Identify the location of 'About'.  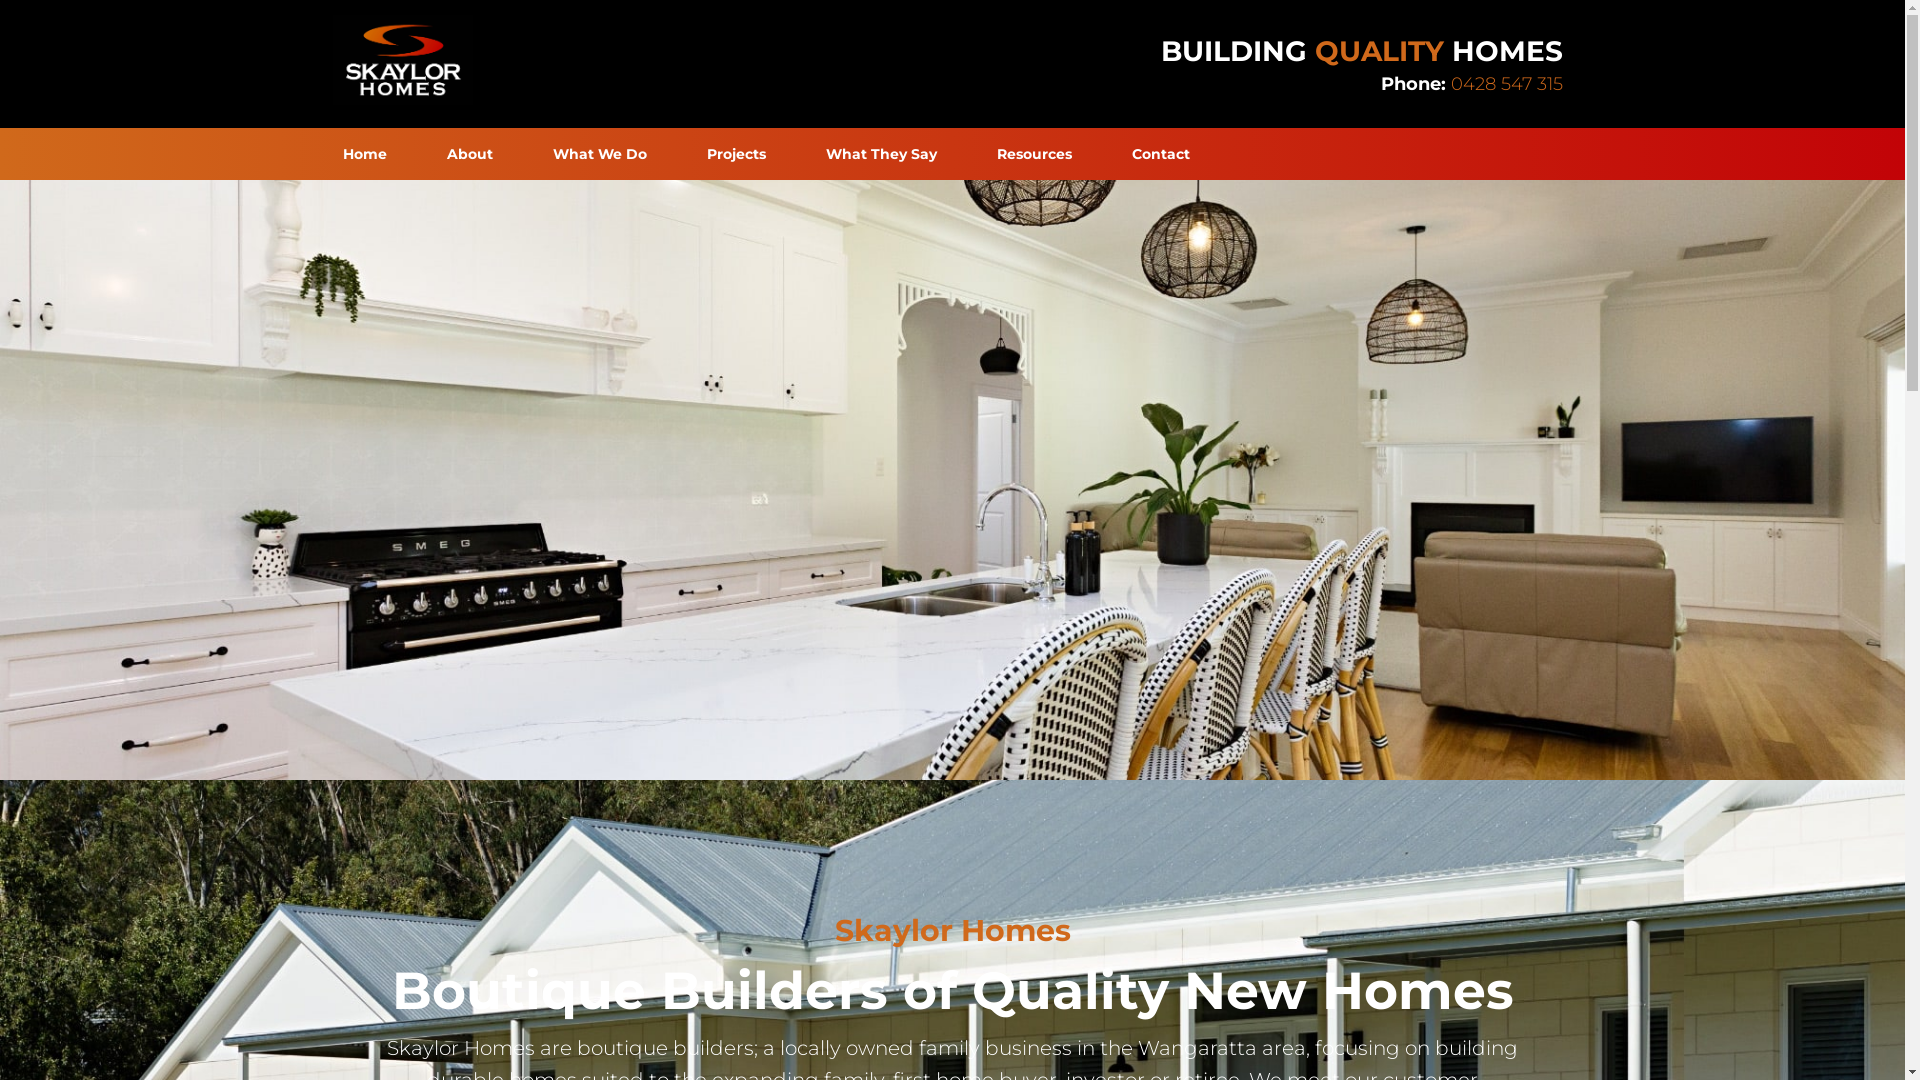
(415, 153).